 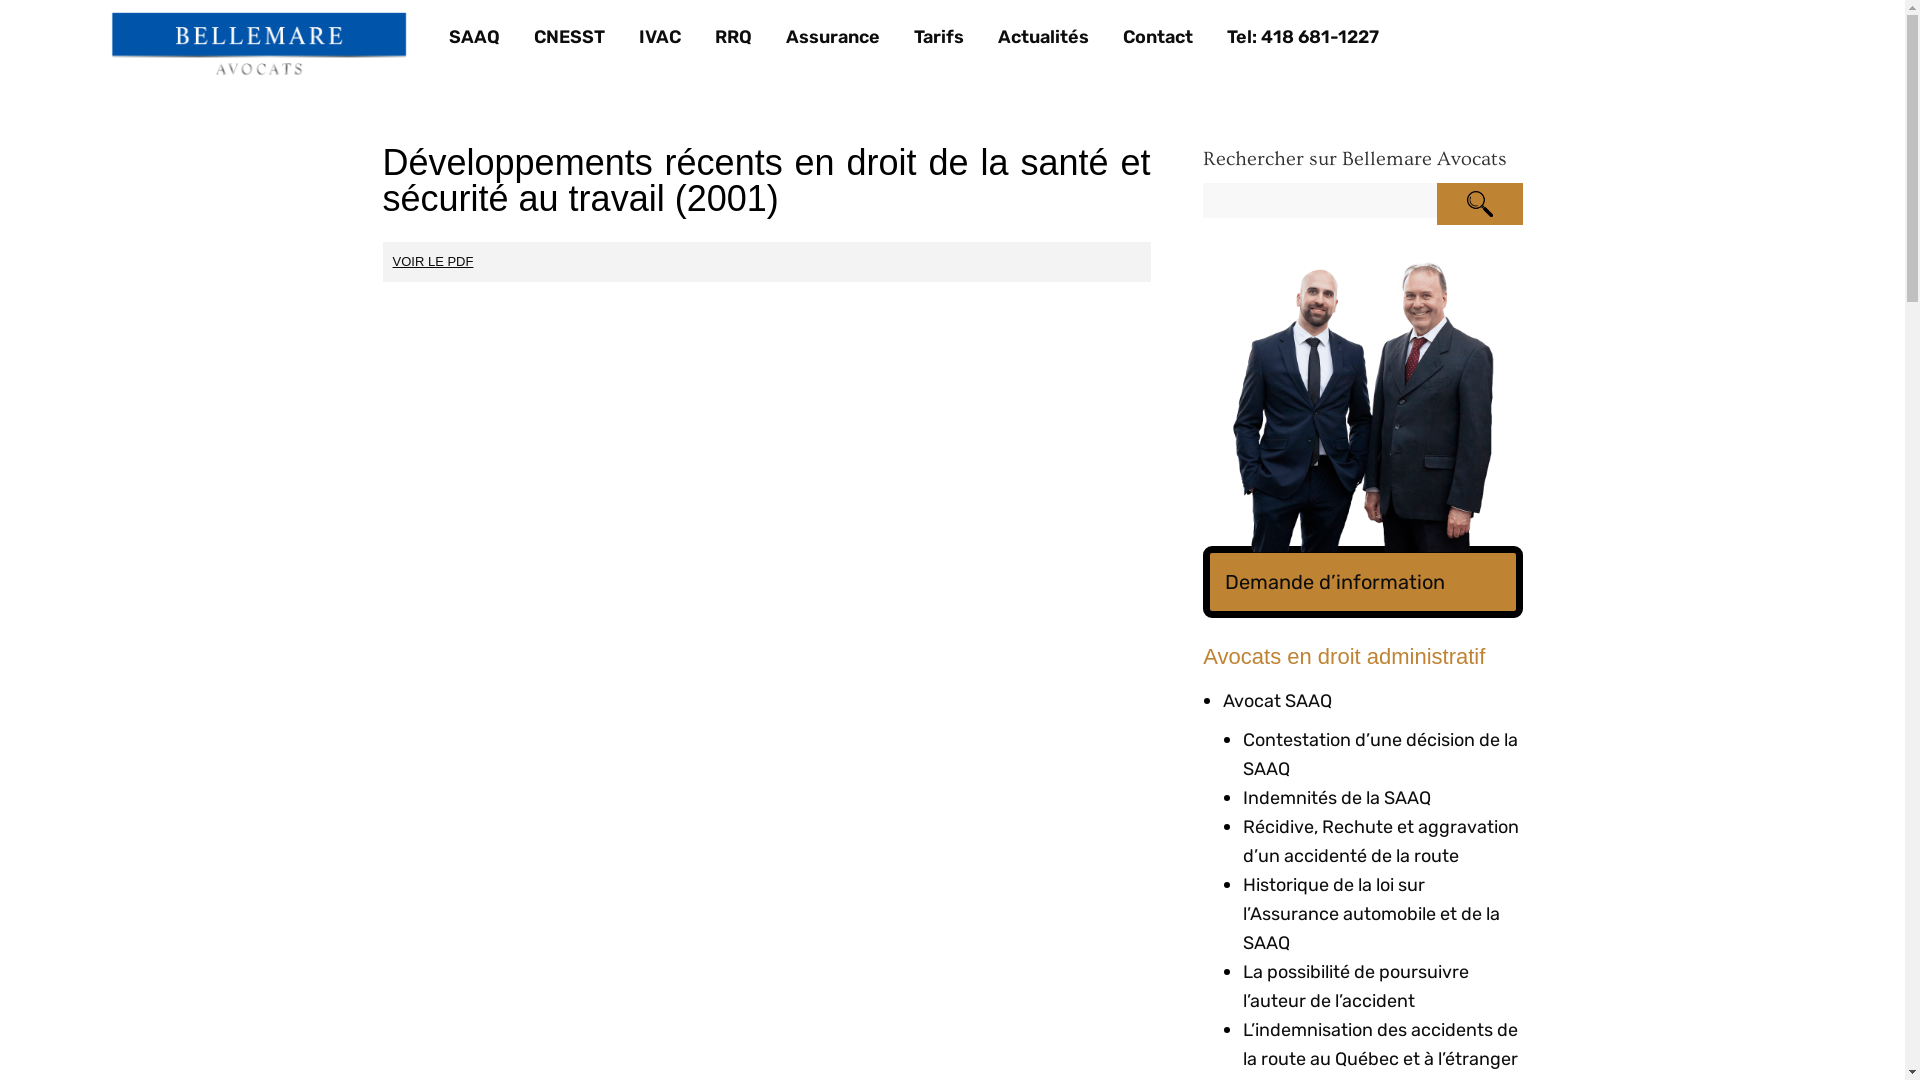 I want to click on 'aller', so click(x=1478, y=204).